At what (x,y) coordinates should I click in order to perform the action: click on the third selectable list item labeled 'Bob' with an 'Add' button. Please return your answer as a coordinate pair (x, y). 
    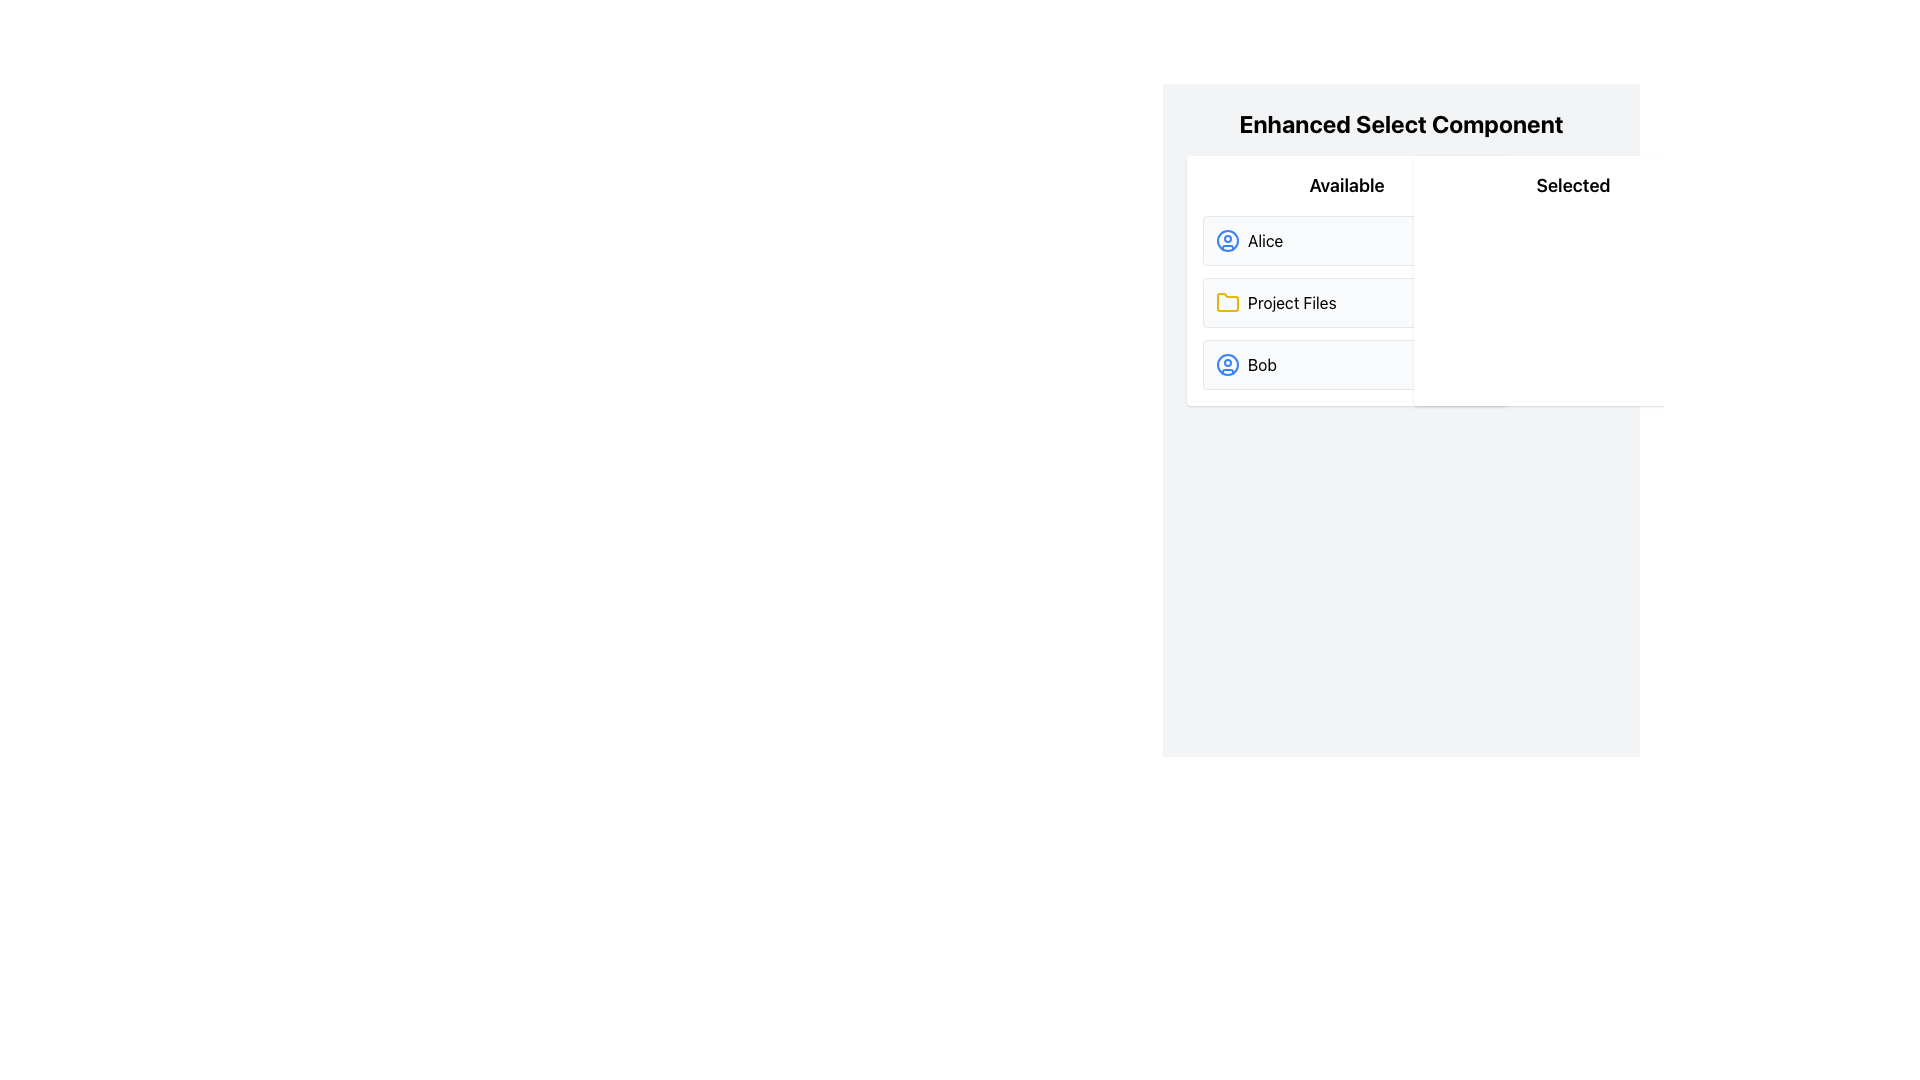
    Looking at the image, I should click on (1347, 365).